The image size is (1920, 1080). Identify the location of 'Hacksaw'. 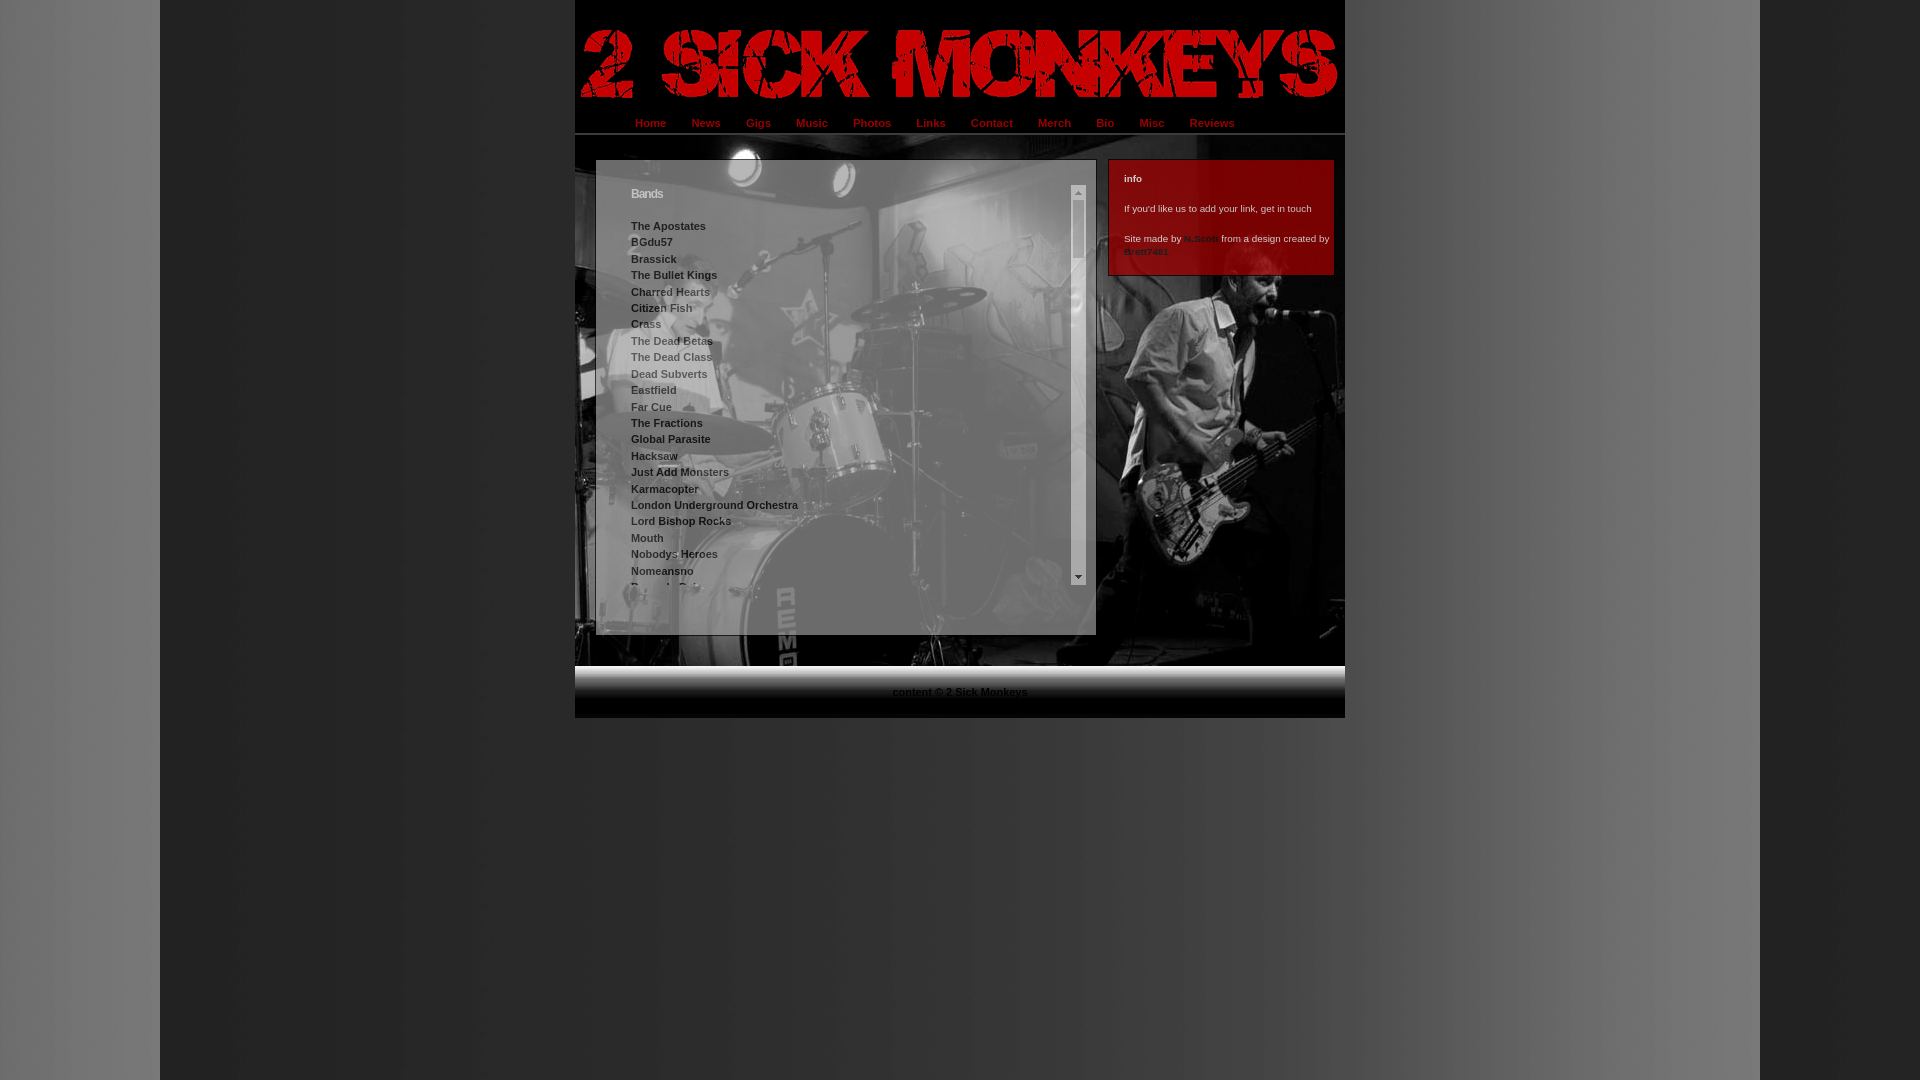
(629, 455).